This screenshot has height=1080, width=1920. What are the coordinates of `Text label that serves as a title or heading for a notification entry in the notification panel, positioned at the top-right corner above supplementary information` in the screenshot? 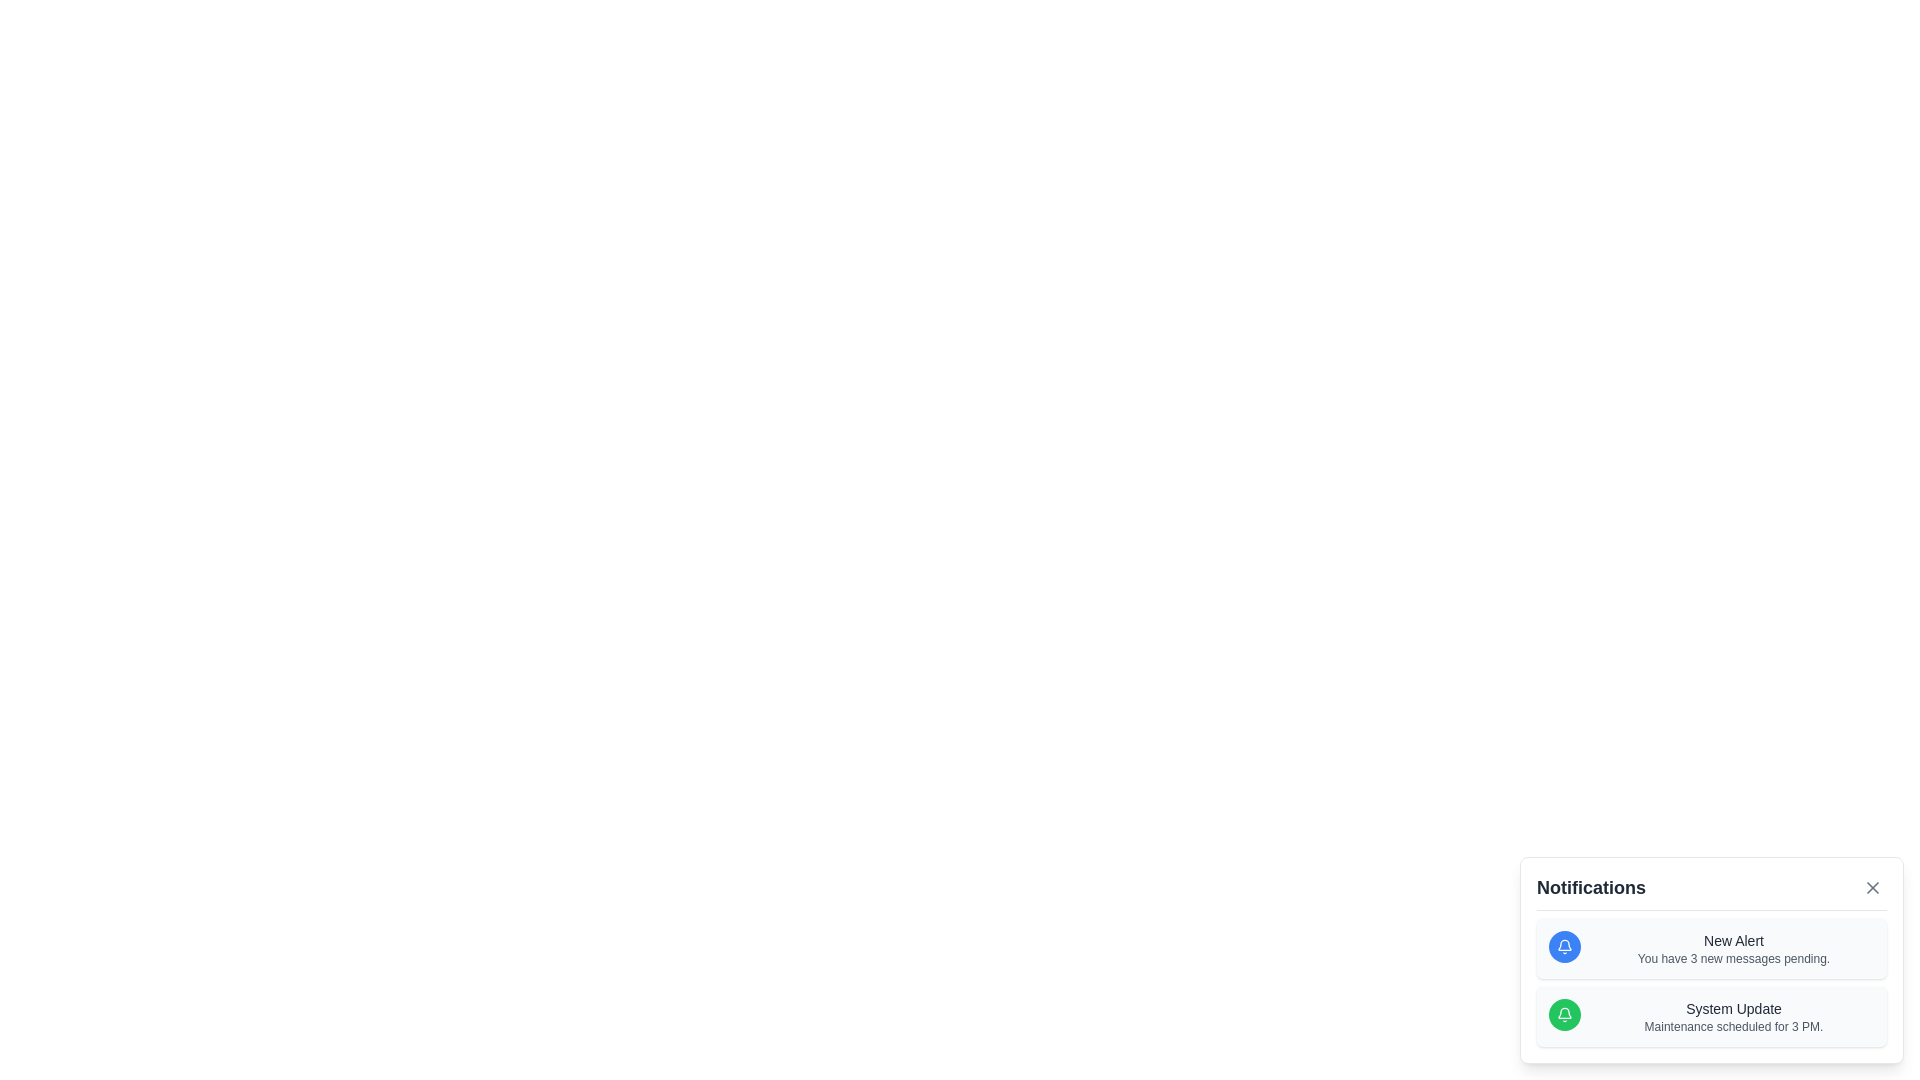 It's located at (1732, 941).